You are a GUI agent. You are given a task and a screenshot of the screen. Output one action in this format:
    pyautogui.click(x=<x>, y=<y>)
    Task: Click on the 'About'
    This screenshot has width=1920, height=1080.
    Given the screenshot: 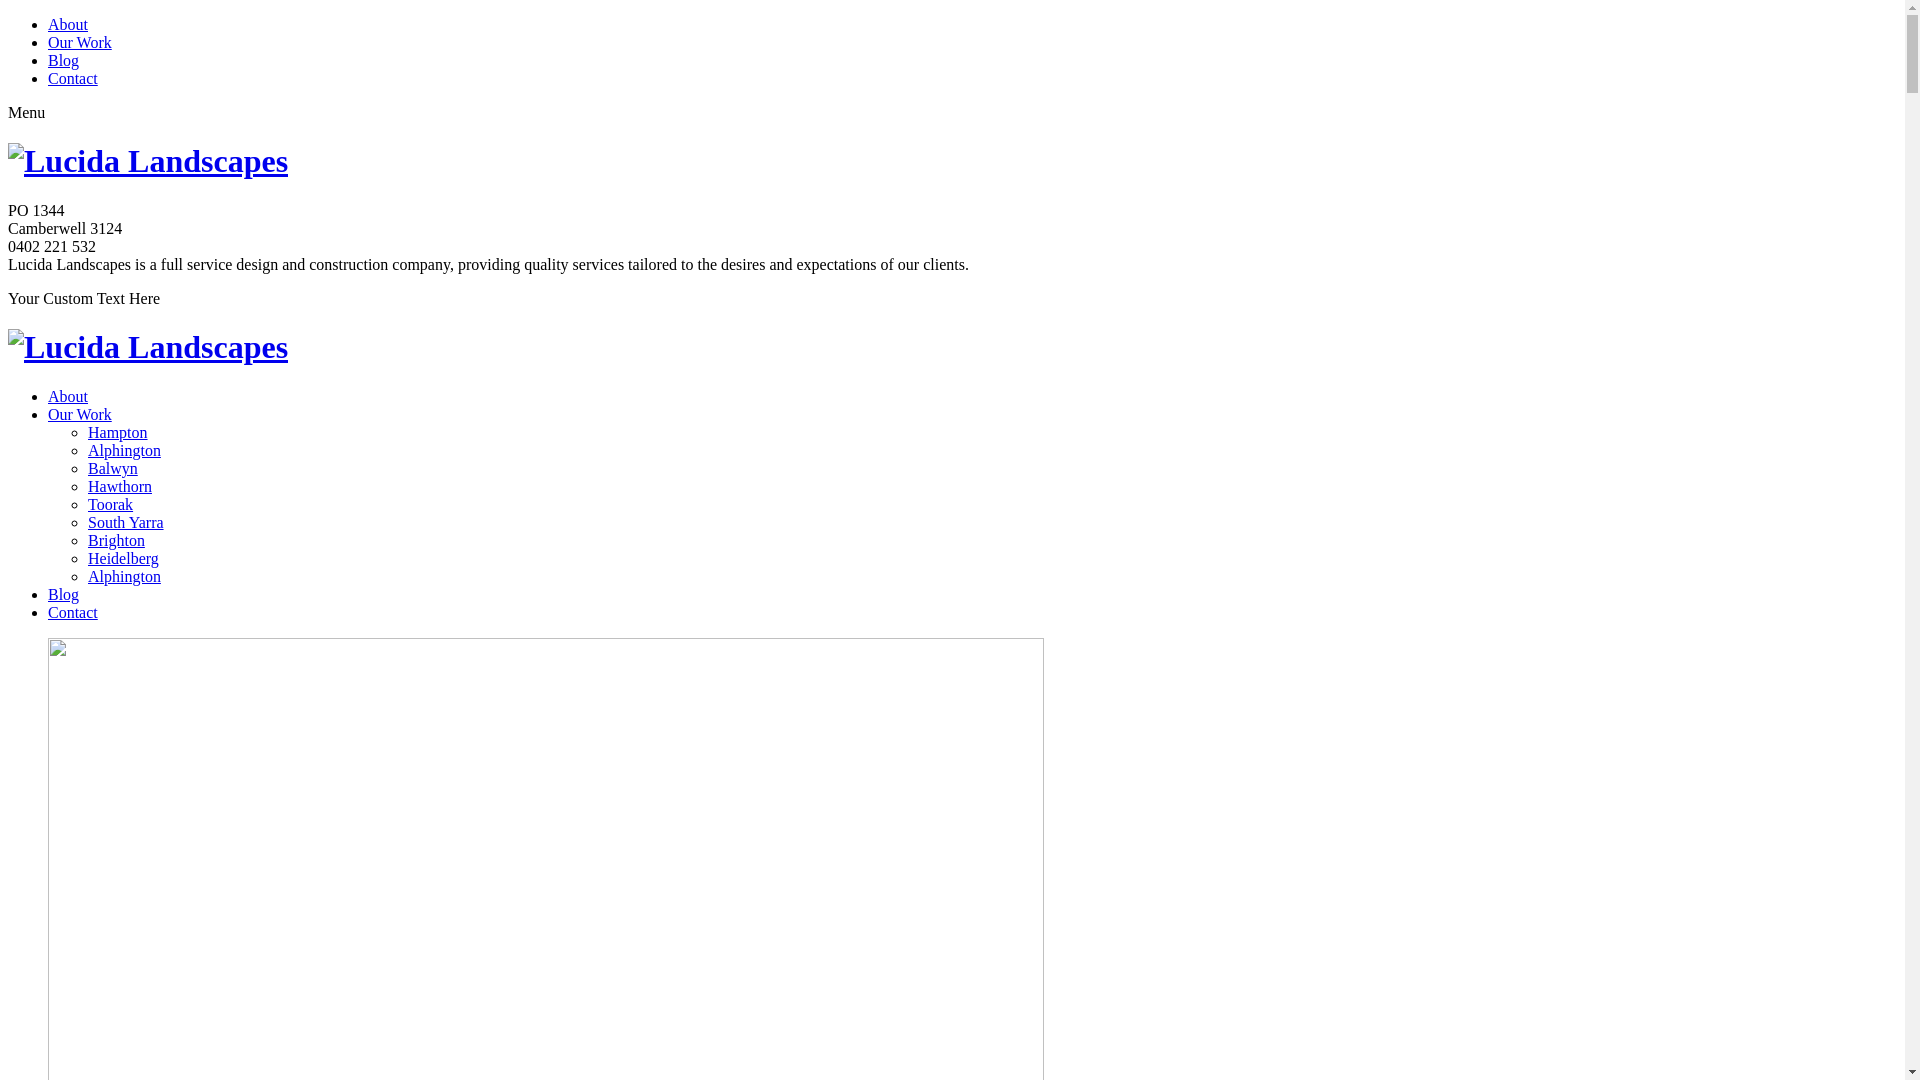 What is the action you would take?
    pyautogui.click(x=48, y=24)
    